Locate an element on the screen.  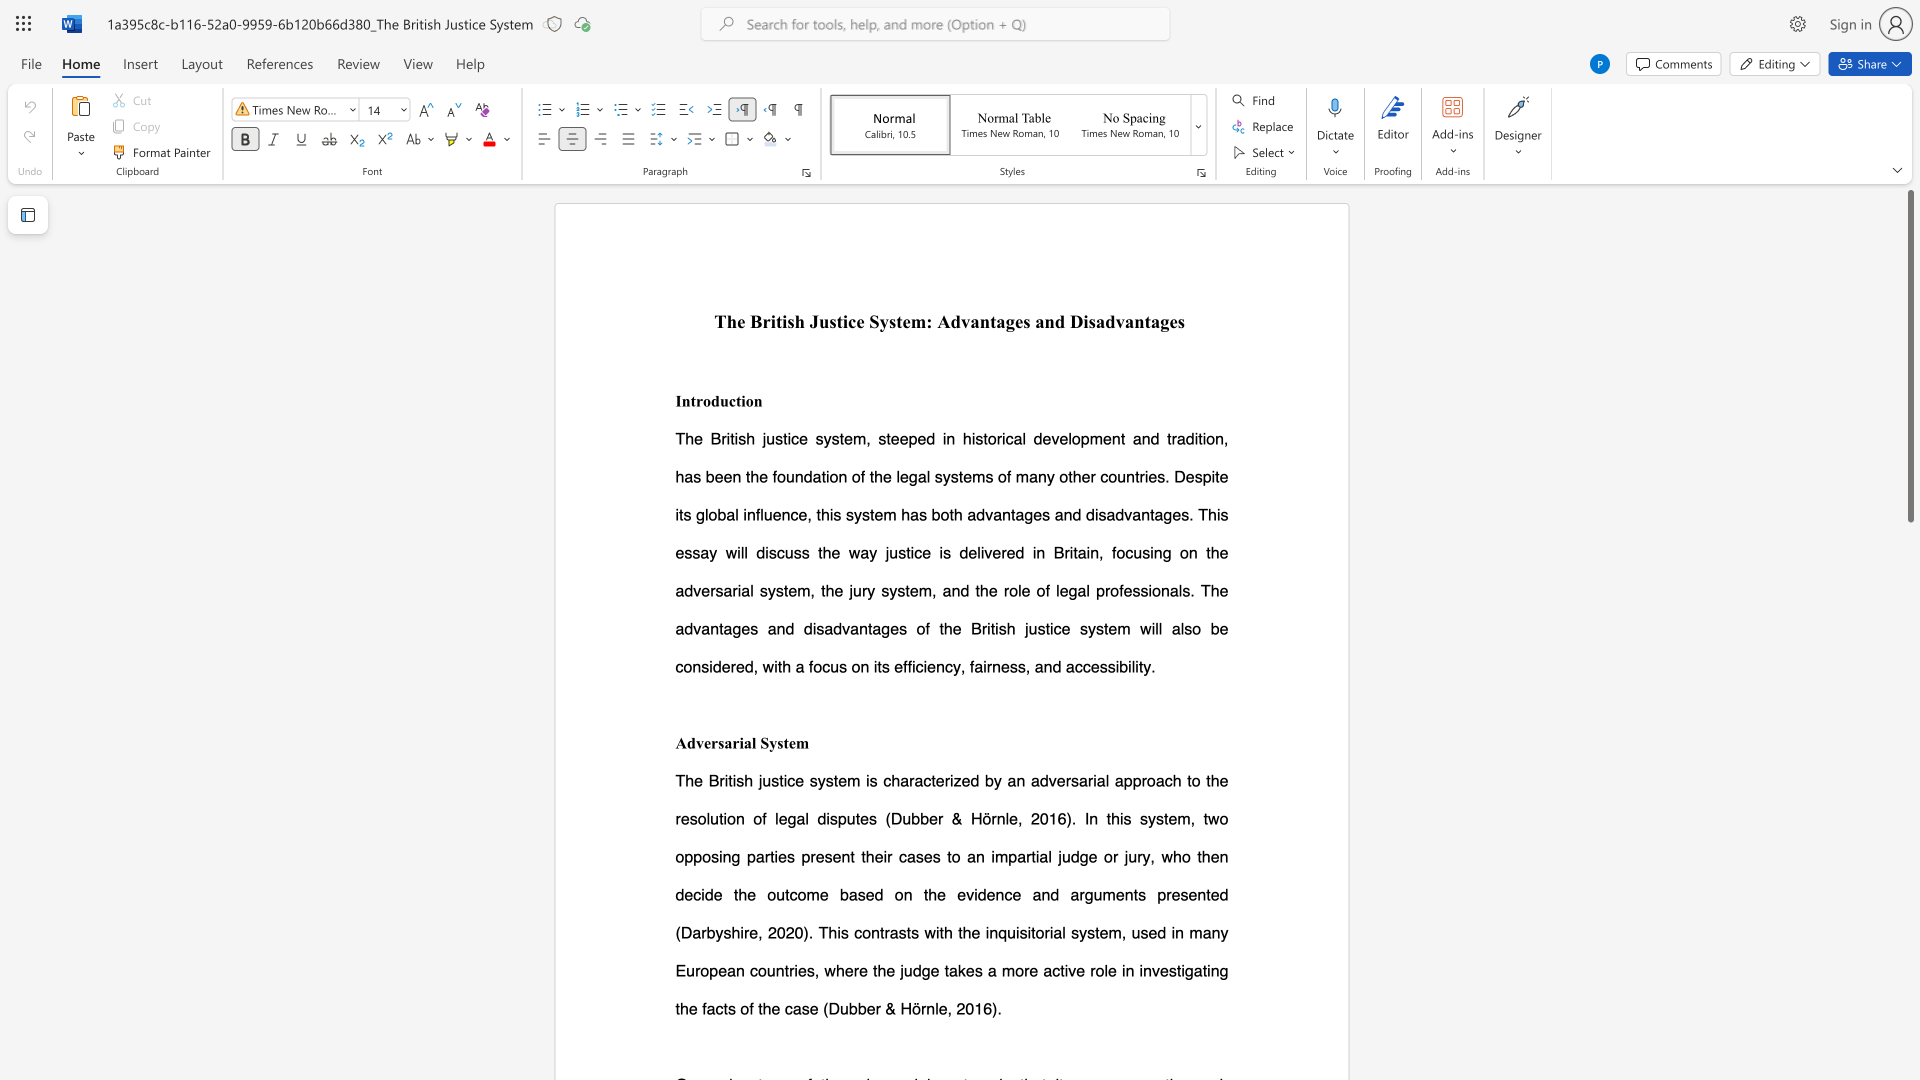
the vertical scrollbar to lower the page content is located at coordinates (1909, 670).